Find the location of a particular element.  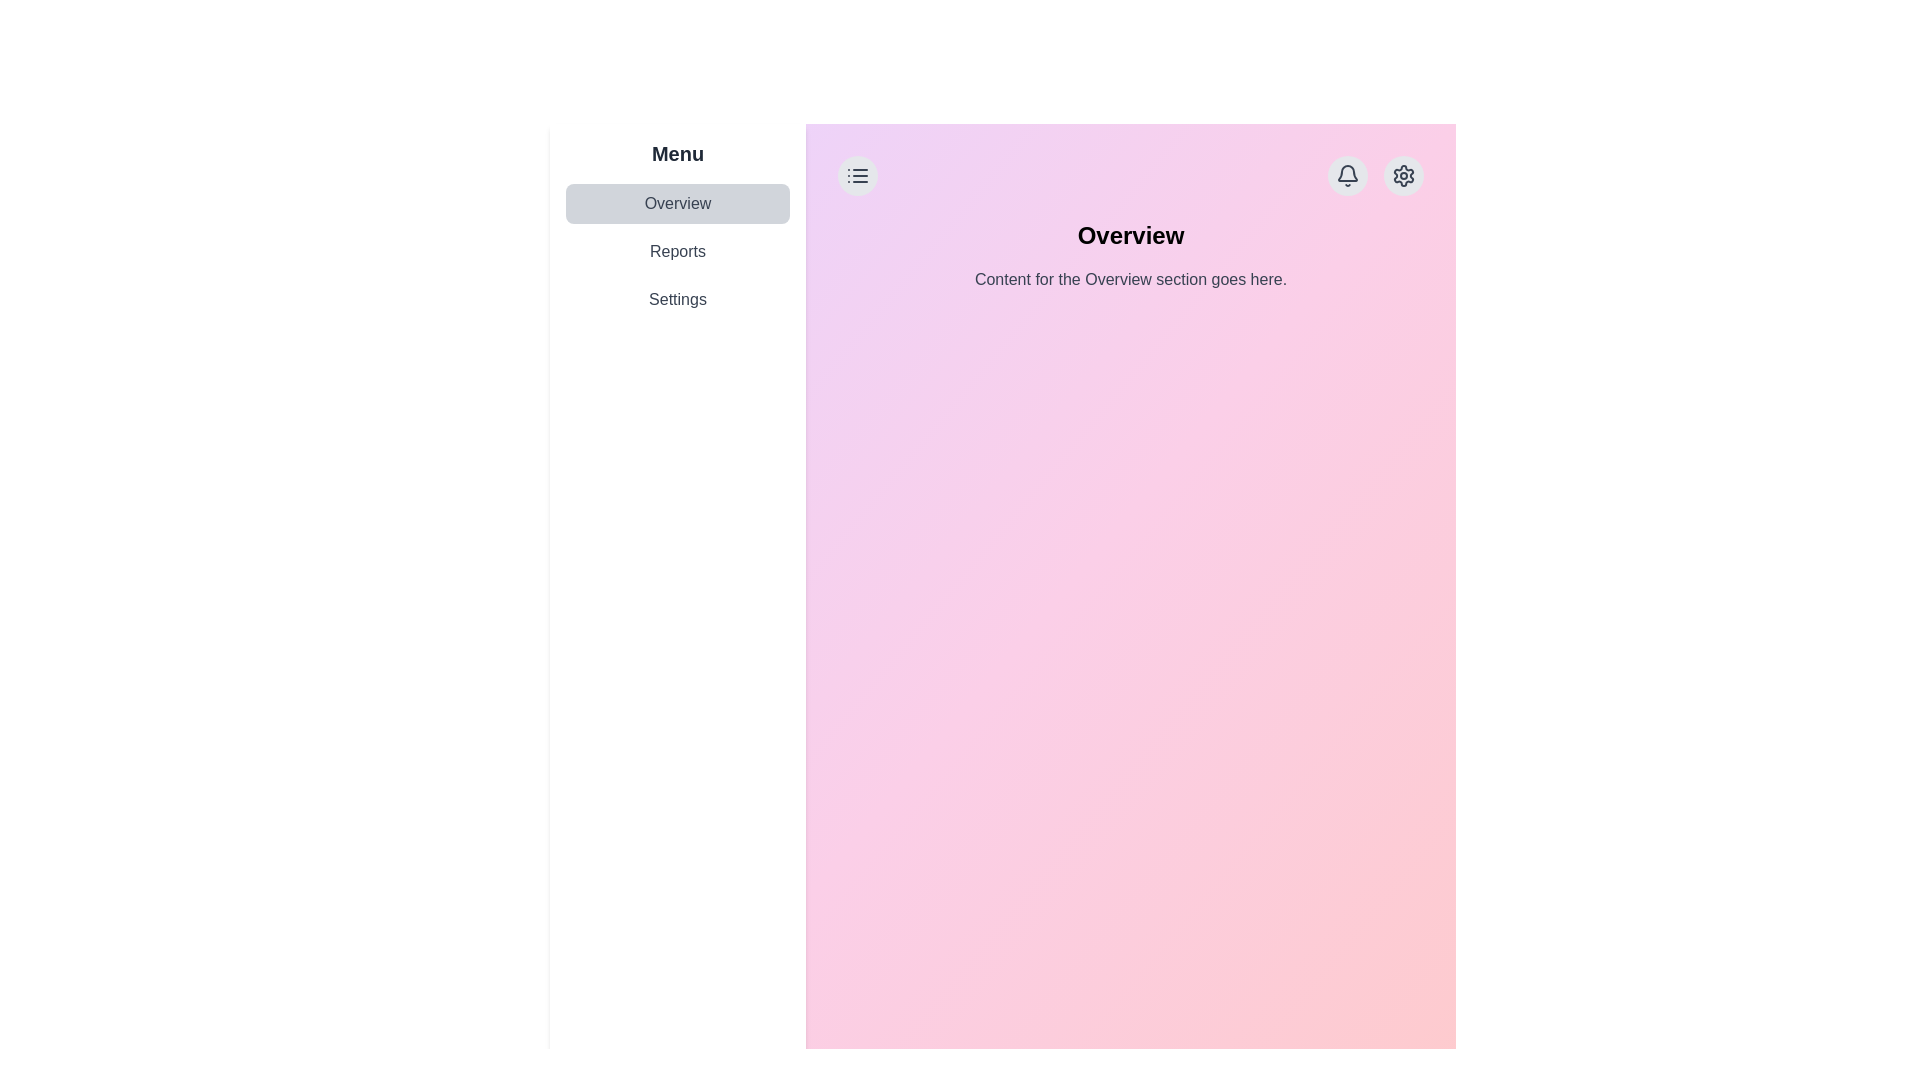

the Bell icon located in the top-right corner of the content panel is located at coordinates (1348, 175).